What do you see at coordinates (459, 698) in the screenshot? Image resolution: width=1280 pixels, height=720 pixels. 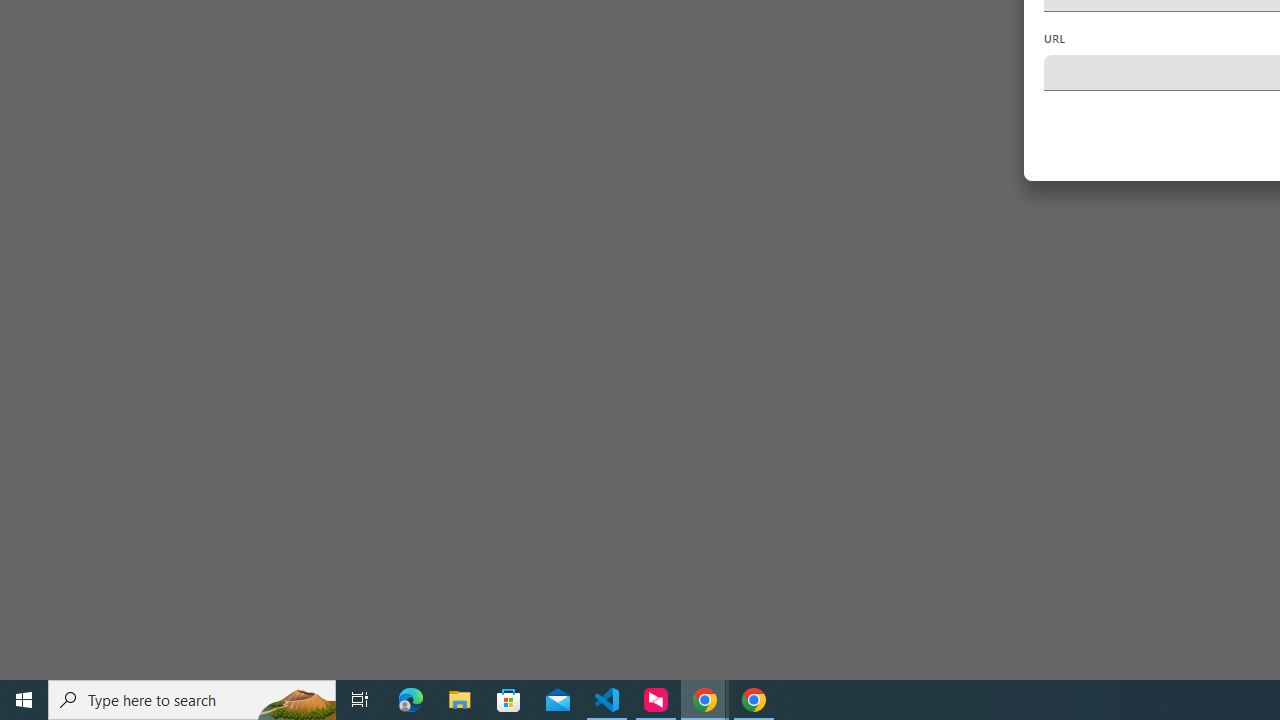 I see `'File Explorer'` at bounding box center [459, 698].